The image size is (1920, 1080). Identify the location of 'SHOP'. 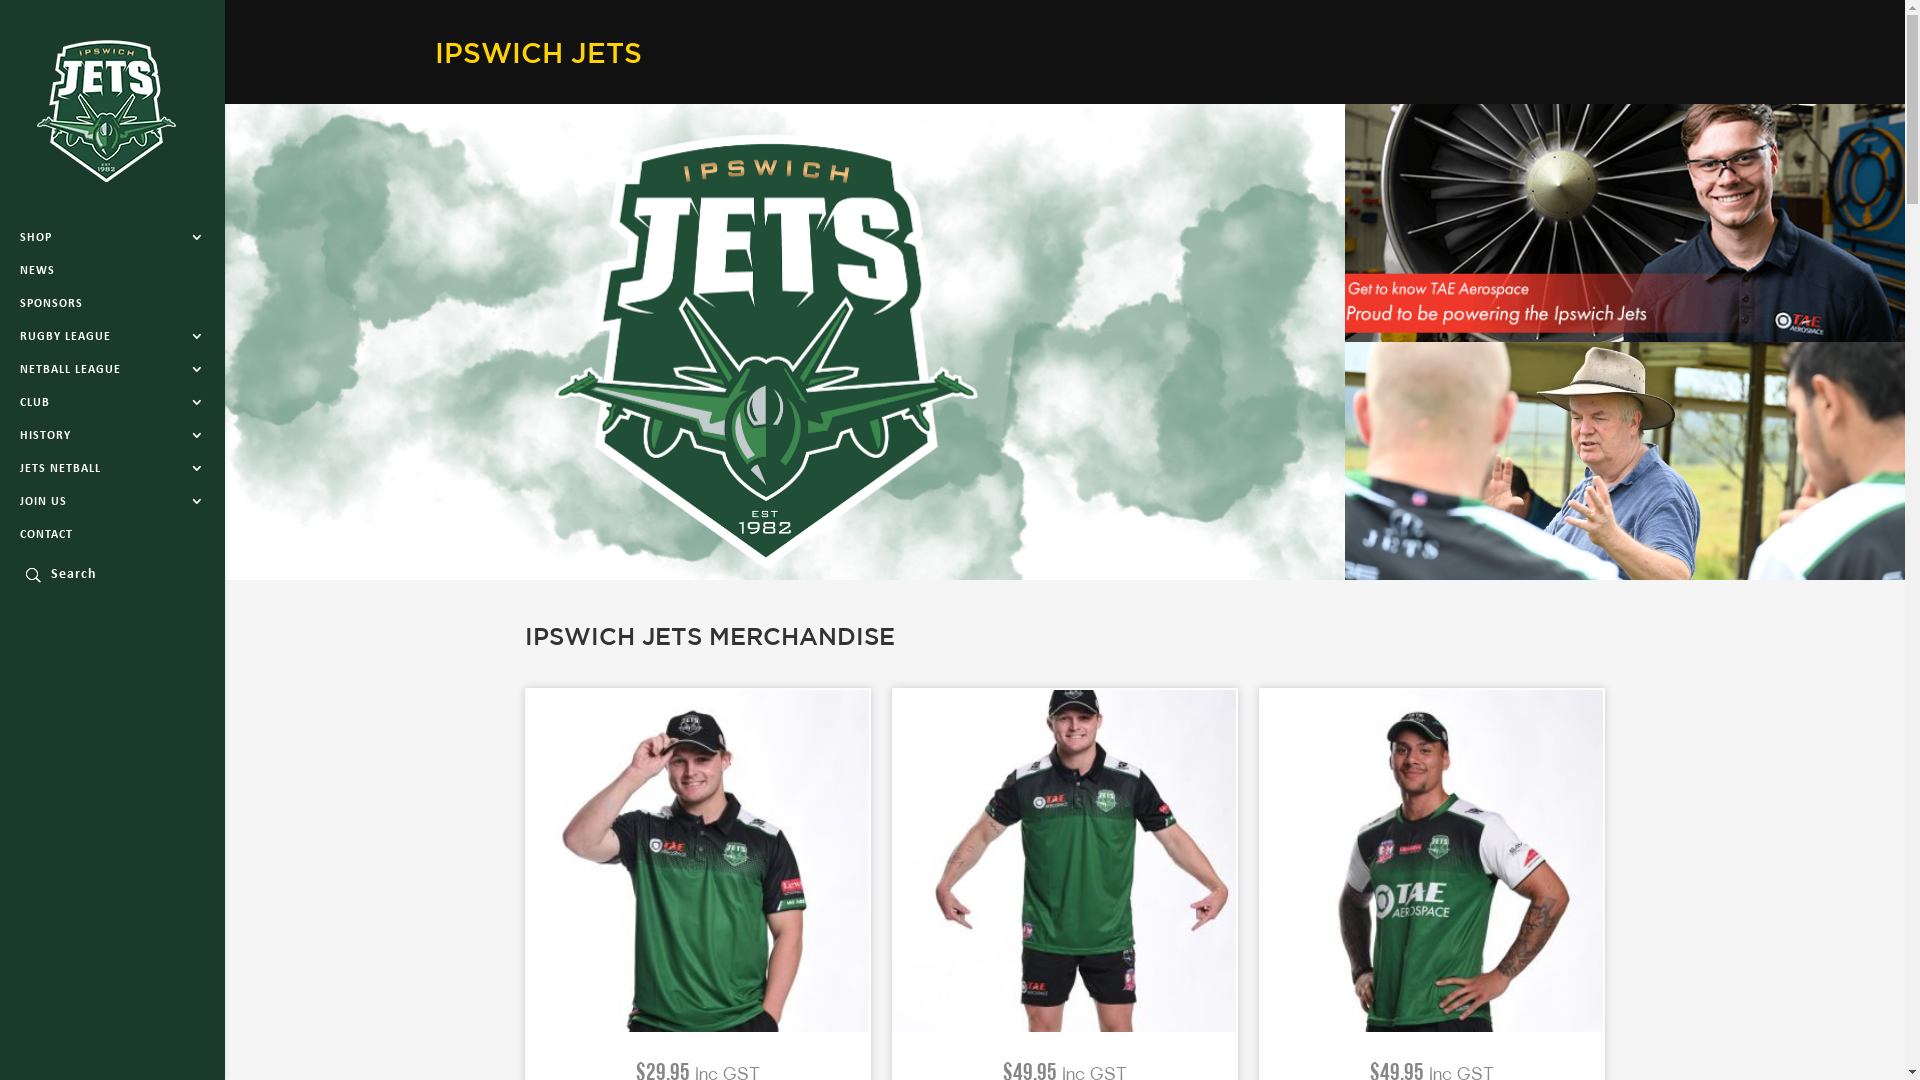
(111, 237).